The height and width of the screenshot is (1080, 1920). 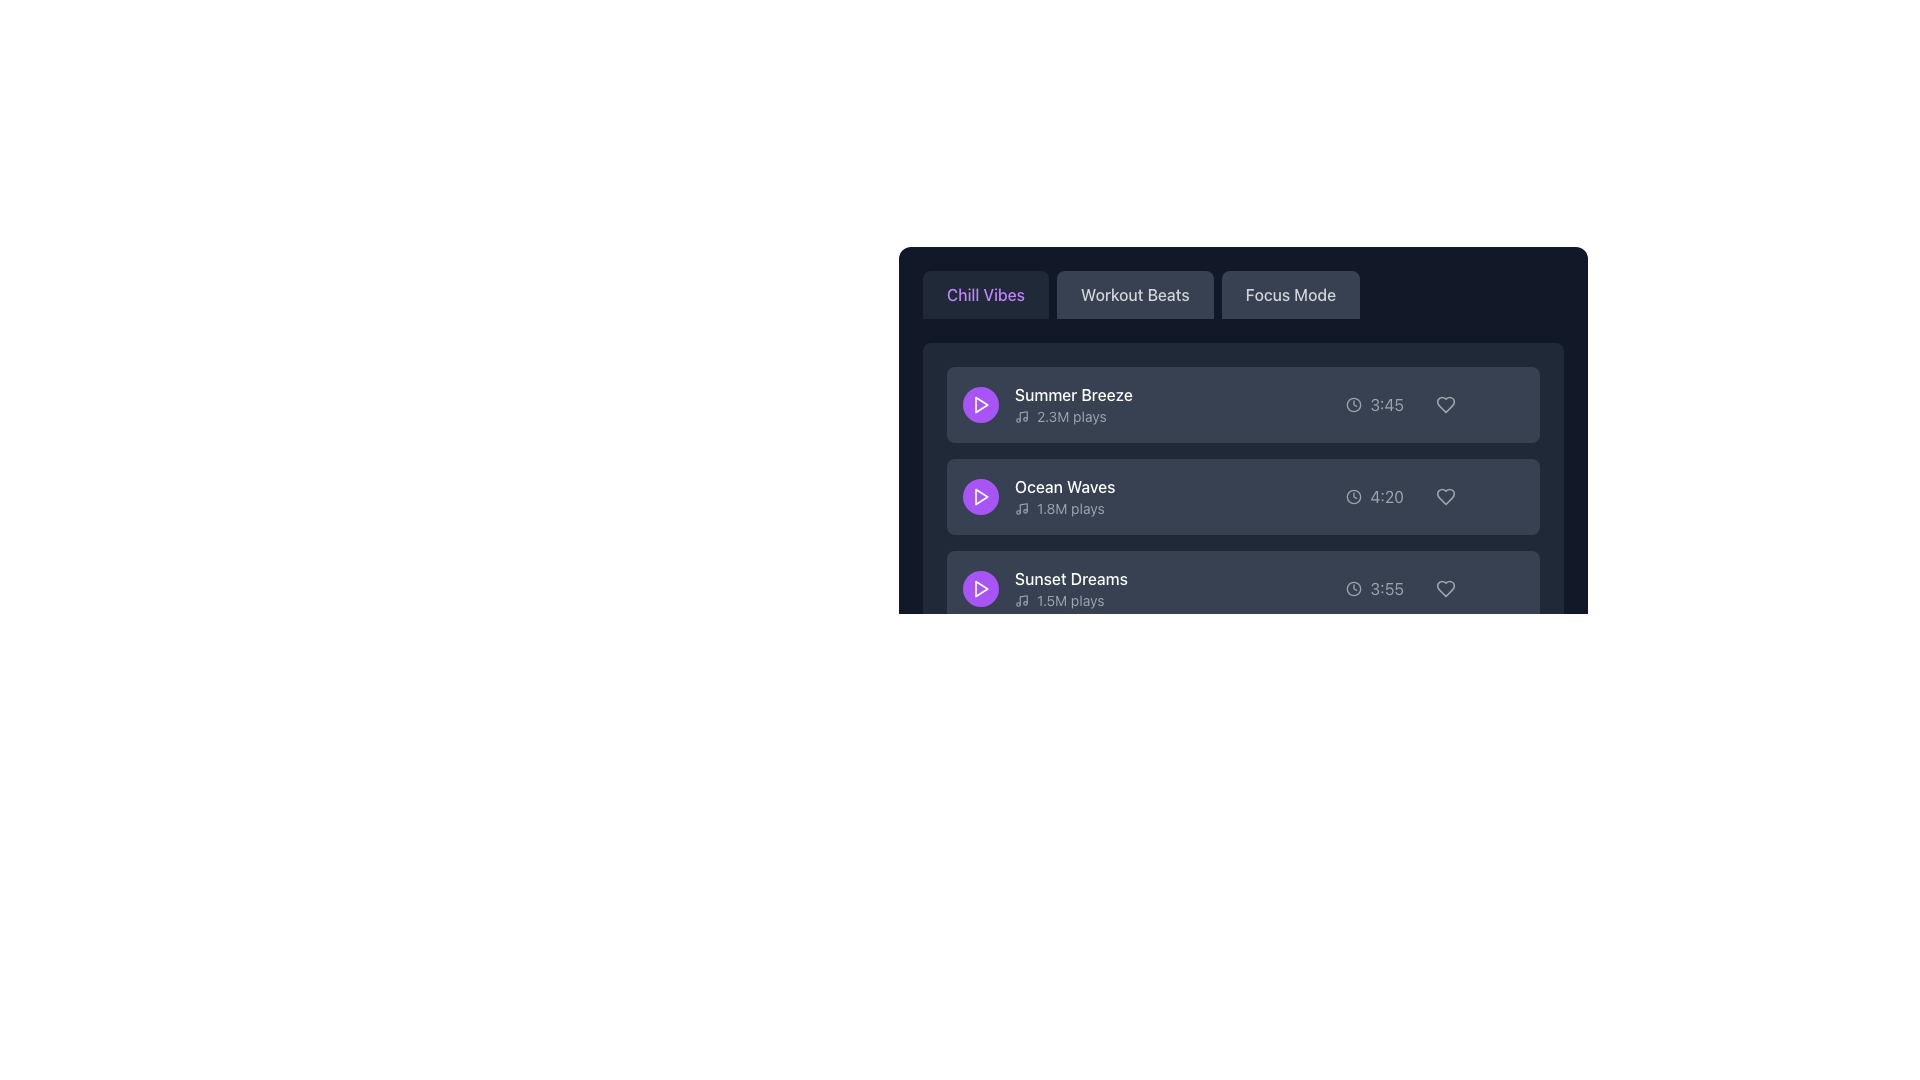 I want to click on text label that serves as the title or name of the listed music track, positioned immediately to the right of the purple play button, so click(x=1072, y=394).